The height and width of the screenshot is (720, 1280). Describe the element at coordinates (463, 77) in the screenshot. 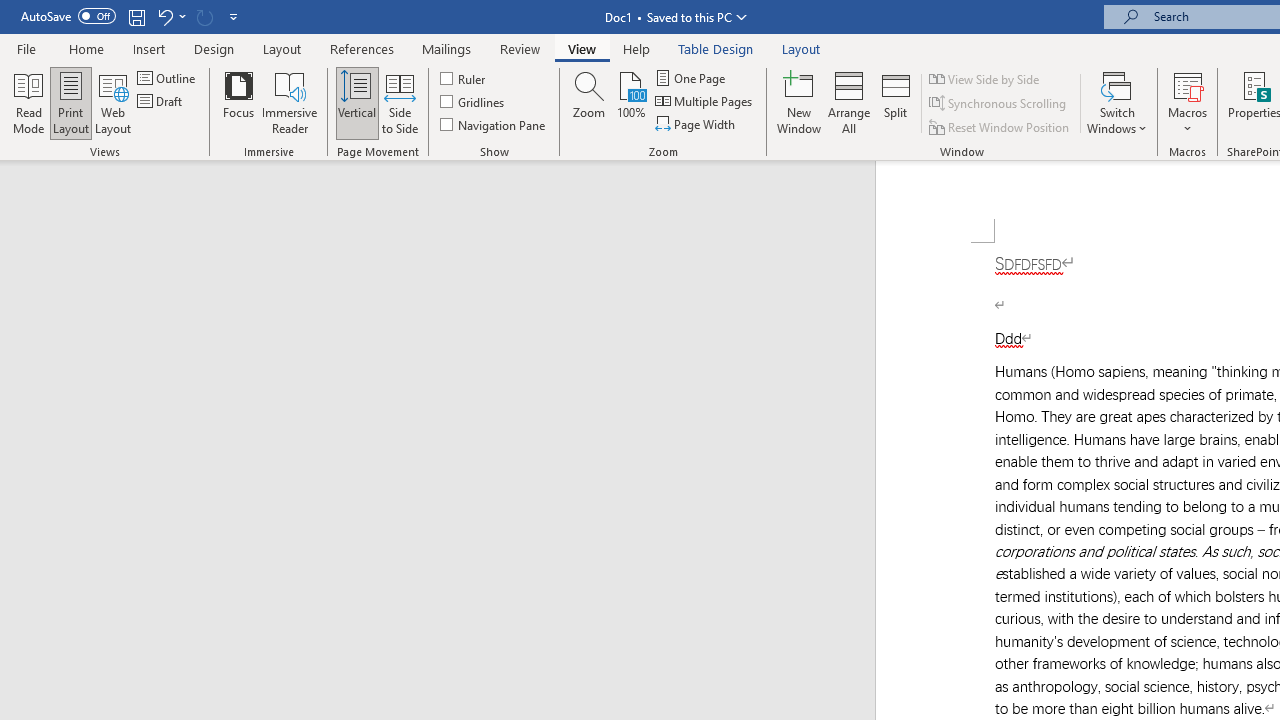

I see `'Ruler'` at that location.